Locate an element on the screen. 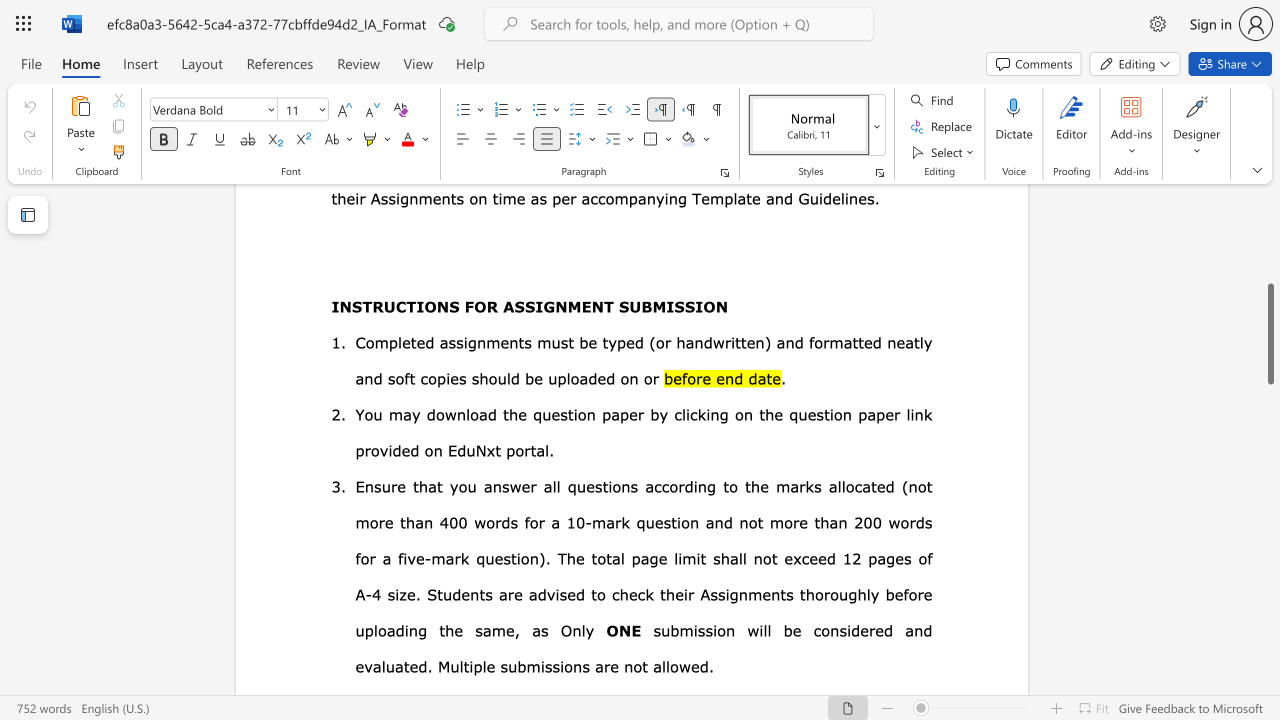 This screenshot has height=720, width=1280. the scrollbar and move up 260 pixels is located at coordinates (1269, 333).